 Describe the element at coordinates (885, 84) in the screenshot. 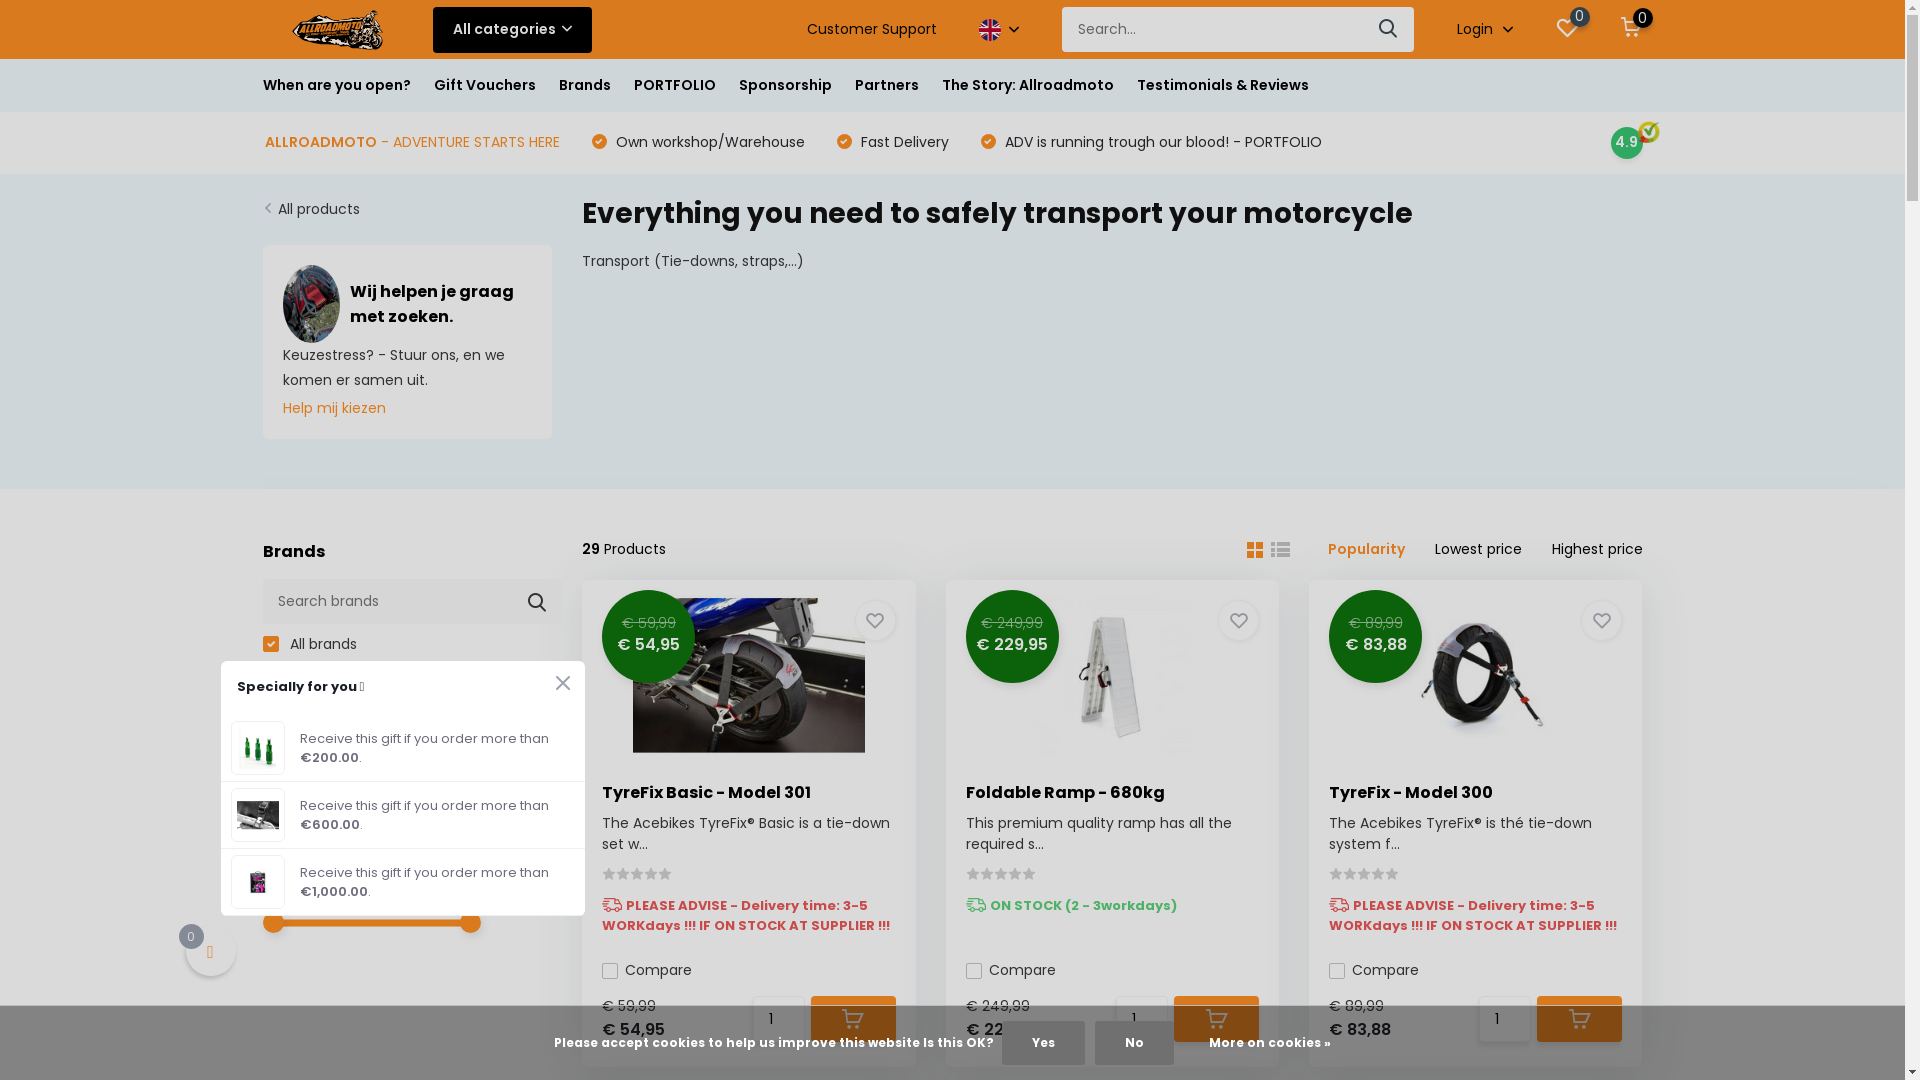

I see `'Partners'` at that location.